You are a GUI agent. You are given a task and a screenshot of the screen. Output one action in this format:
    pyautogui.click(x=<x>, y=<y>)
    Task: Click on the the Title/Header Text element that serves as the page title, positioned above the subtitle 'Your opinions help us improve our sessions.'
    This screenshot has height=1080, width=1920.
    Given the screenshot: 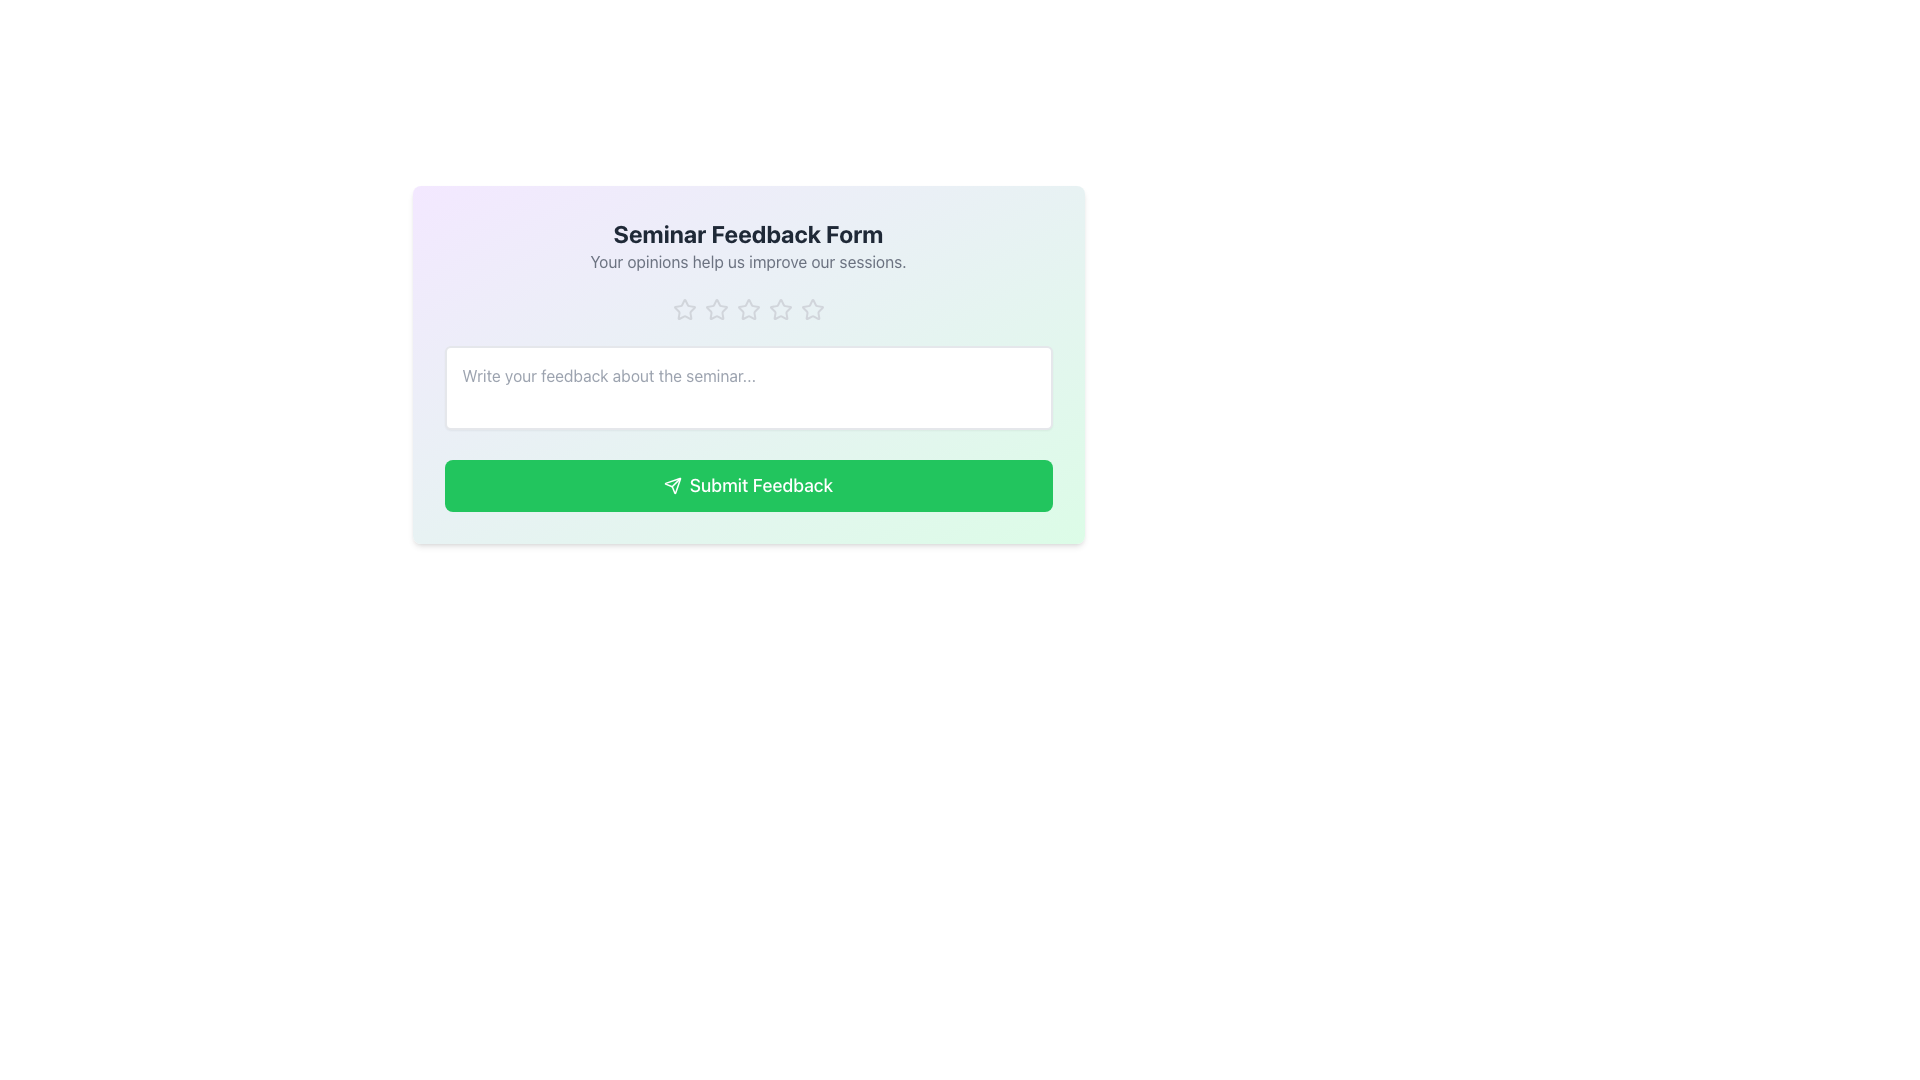 What is the action you would take?
    pyautogui.click(x=747, y=233)
    